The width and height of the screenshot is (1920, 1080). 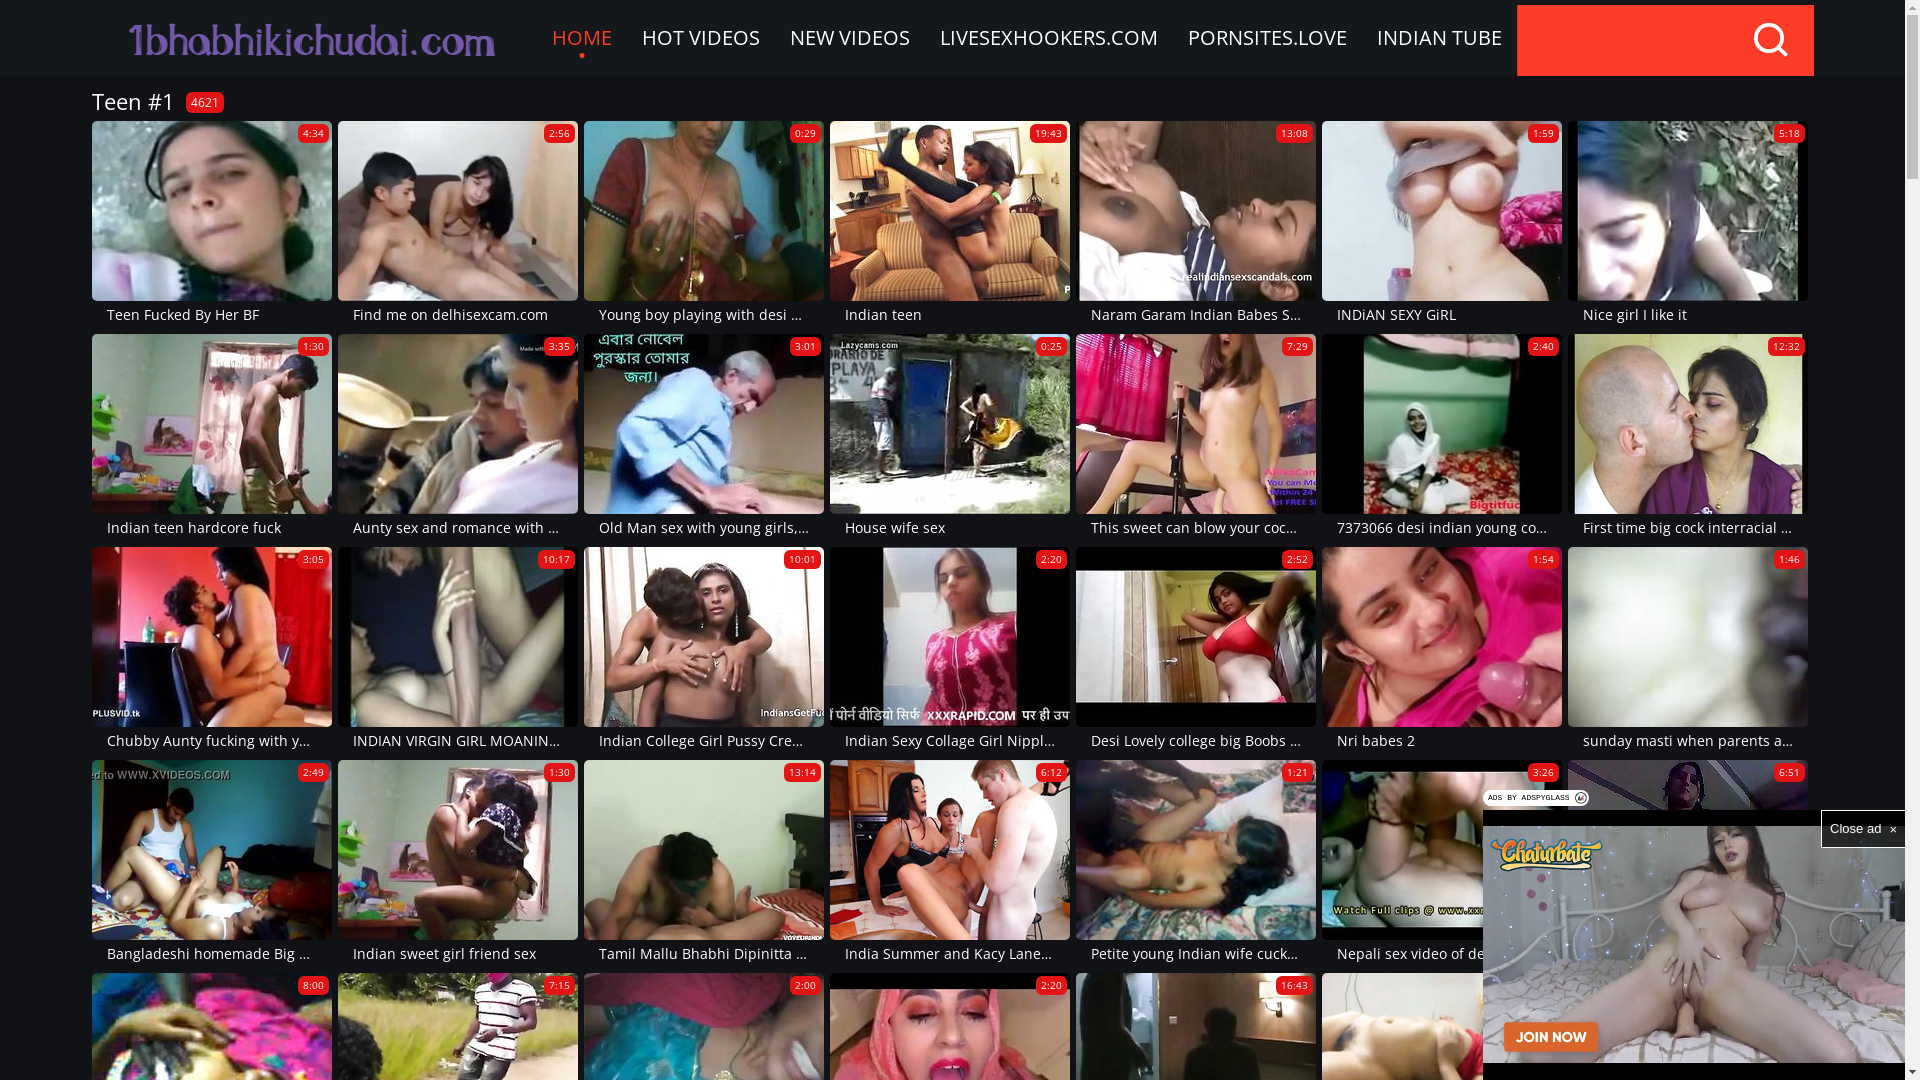 What do you see at coordinates (1265, 38) in the screenshot?
I see `'PORNSITES.LOVE'` at bounding box center [1265, 38].